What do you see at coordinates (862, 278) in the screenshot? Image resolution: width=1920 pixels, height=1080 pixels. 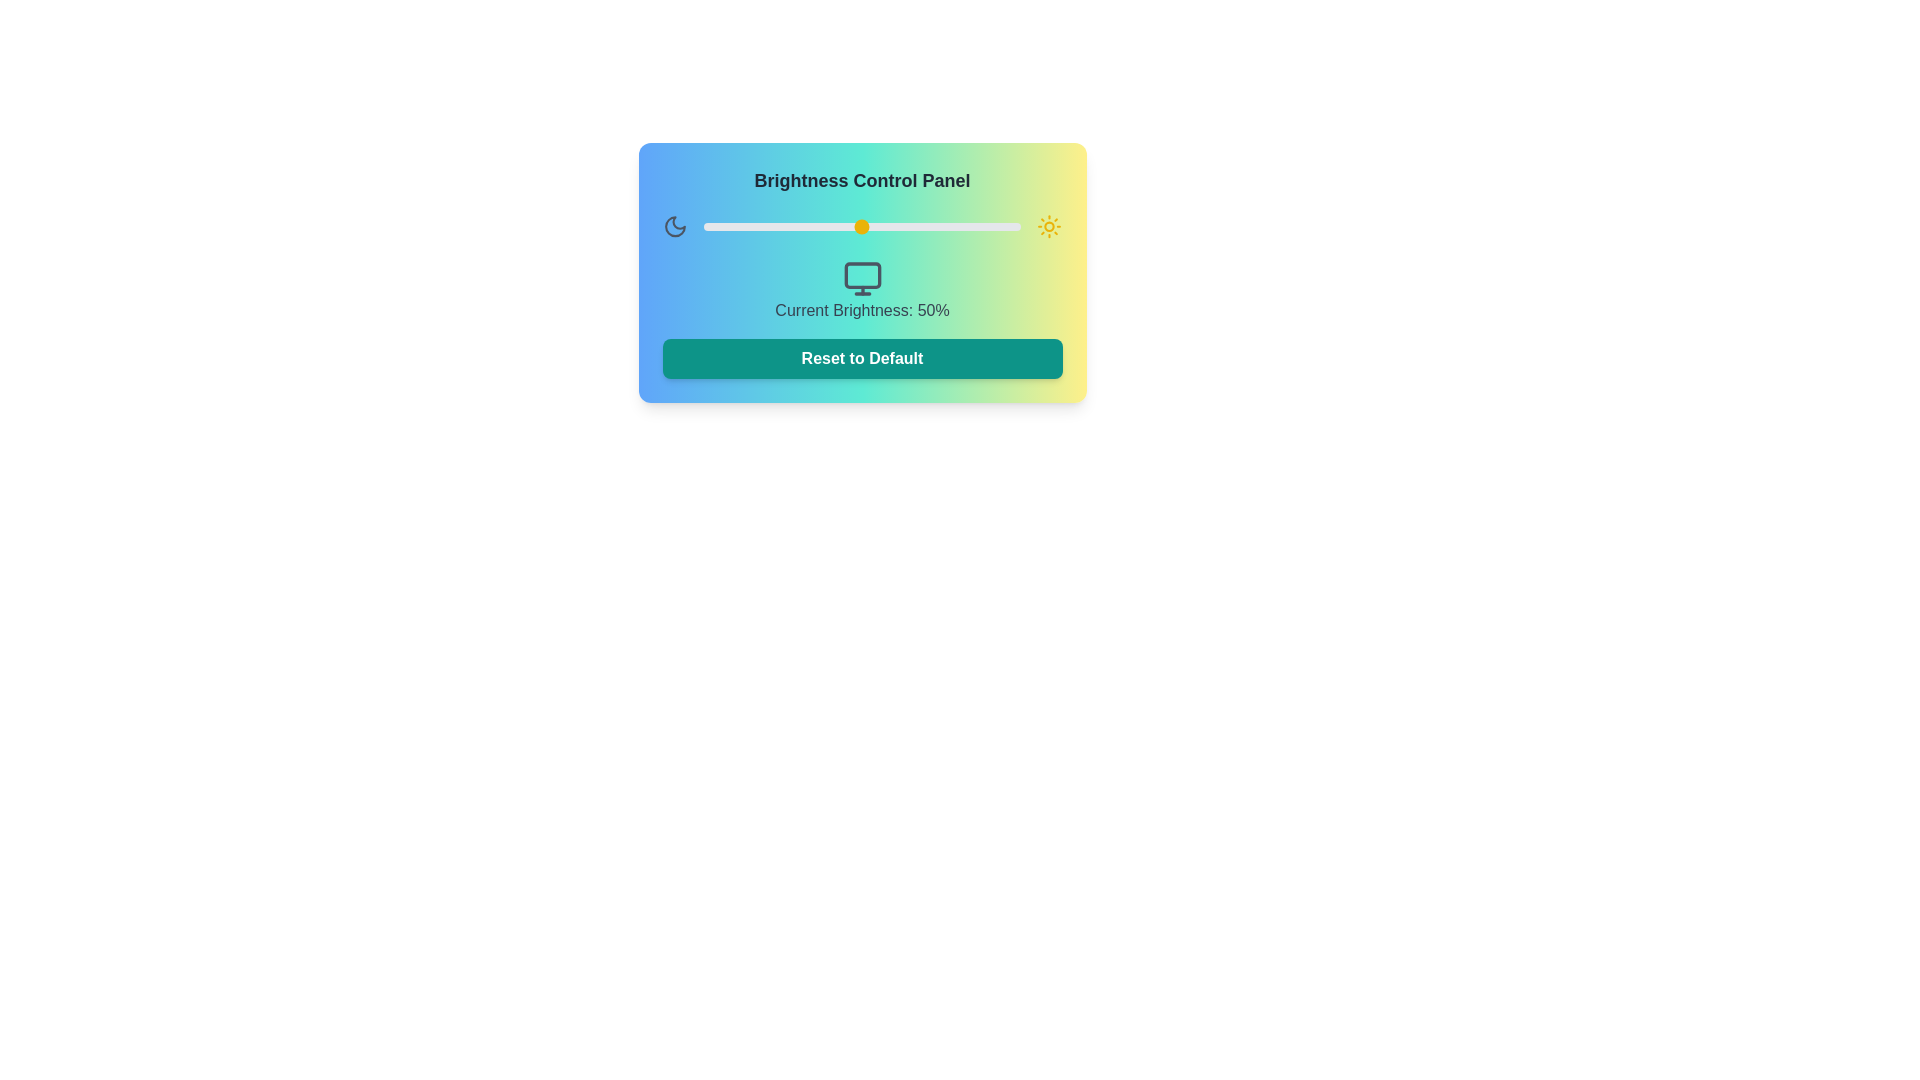 I see `the brightness control icon located under the label 'Current Brightness: 50%'` at bounding box center [862, 278].